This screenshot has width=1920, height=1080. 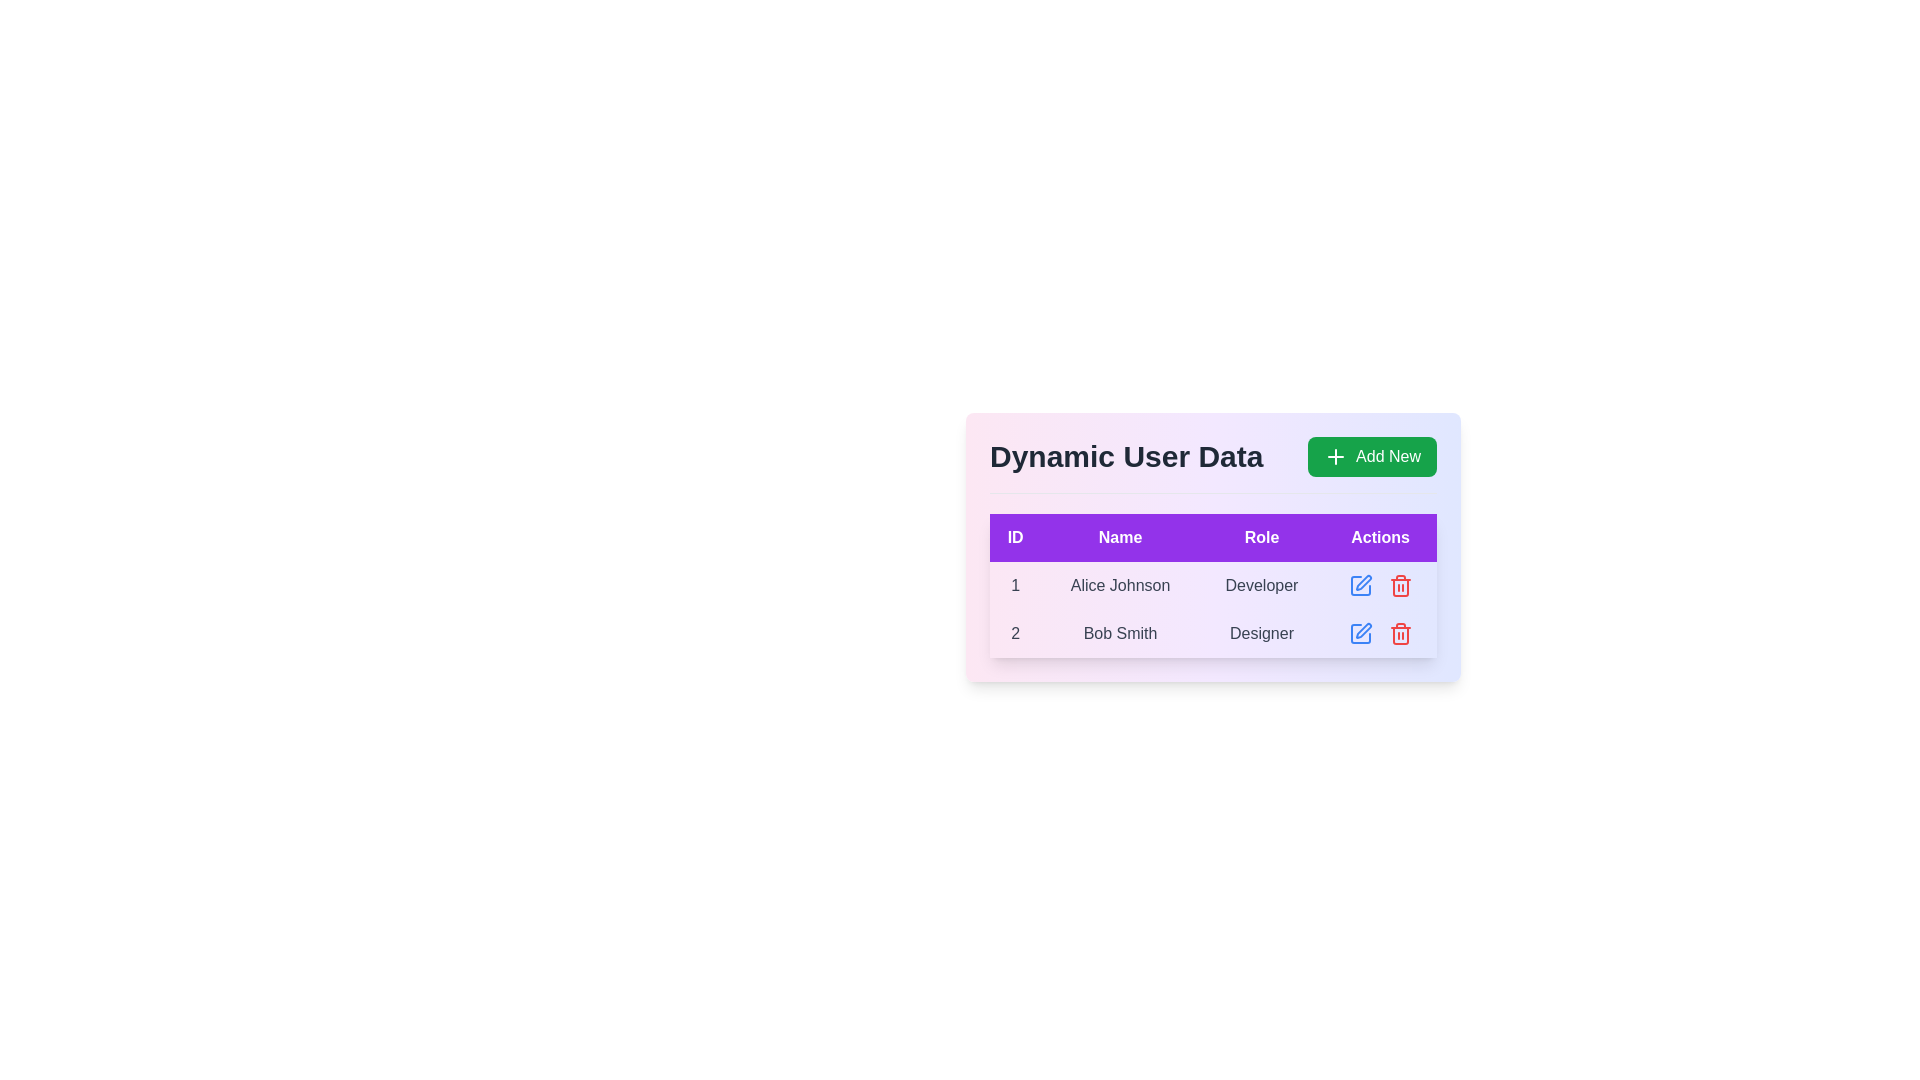 What do you see at coordinates (1120, 536) in the screenshot?
I see `the second column header in the table that indicates the content type (names of individuals), positioned between the 'ID' and 'Role' columns` at bounding box center [1120, 536].